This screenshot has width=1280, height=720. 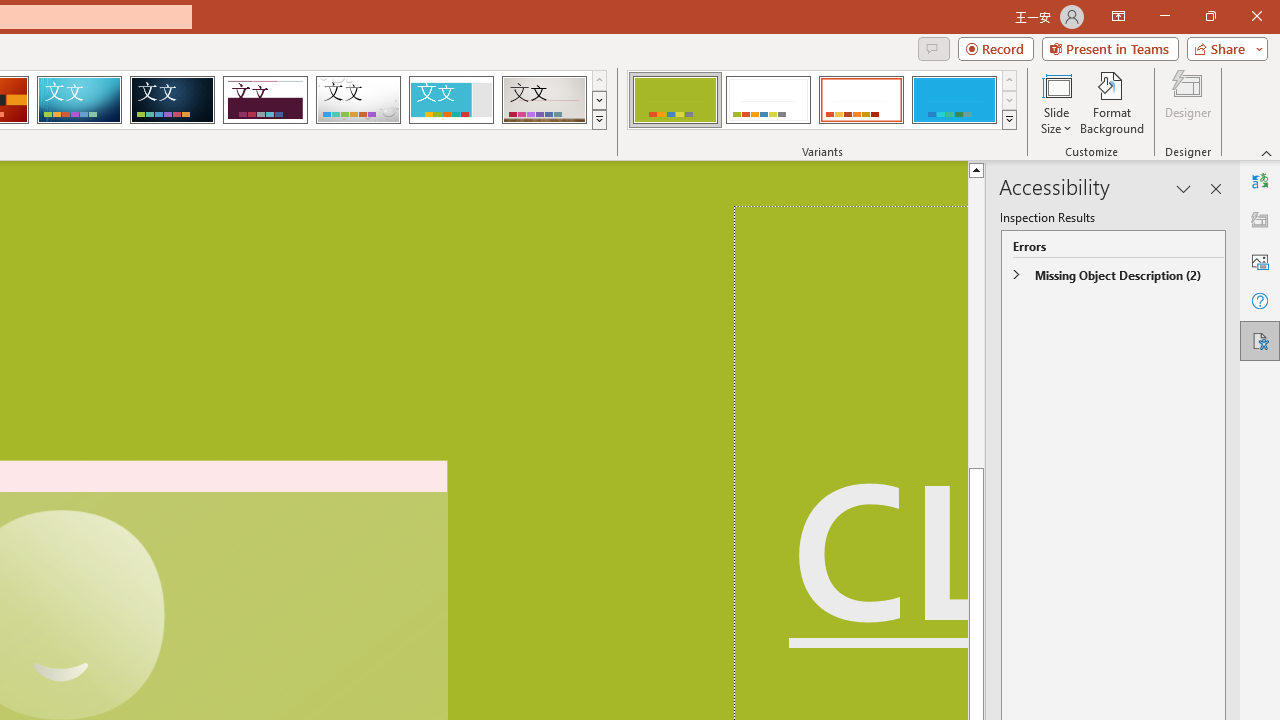 What do you see at coordinates (953, 100) in the screenshot?
I see `'Basis Variant 4'` at bounding box center [953, 100].